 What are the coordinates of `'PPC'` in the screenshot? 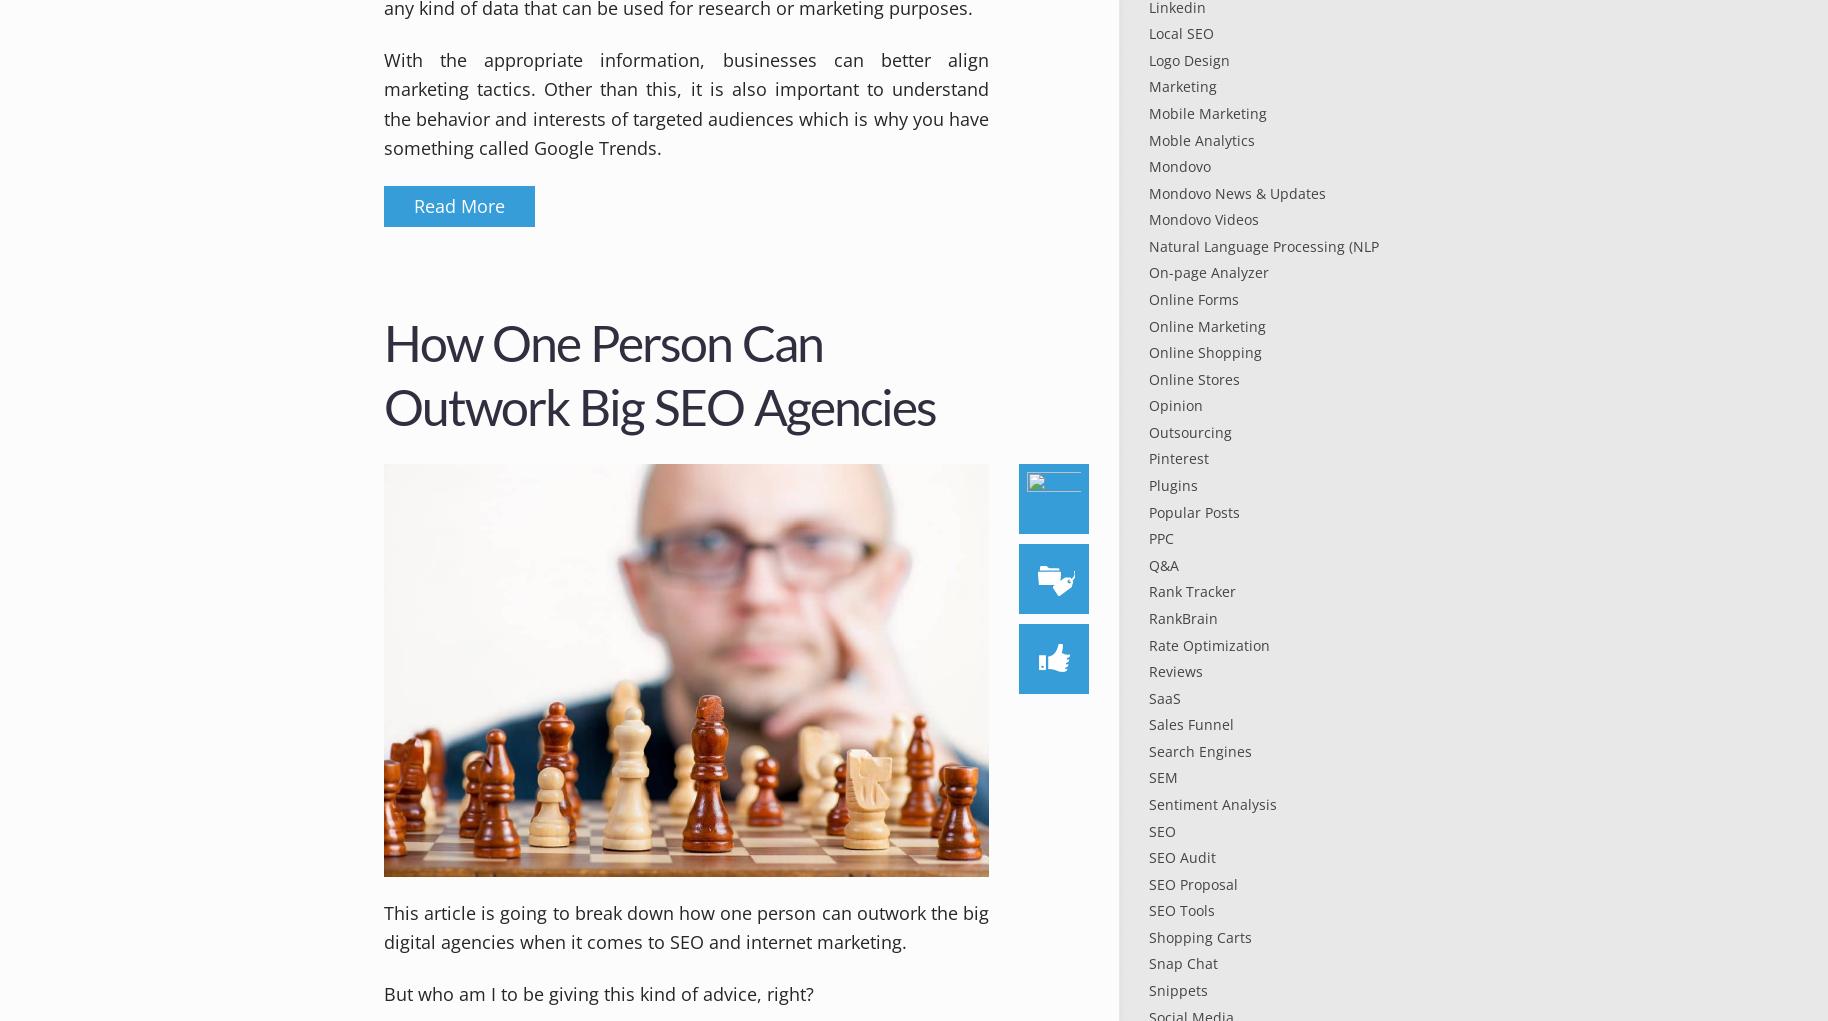 It's located at (1160, 538).